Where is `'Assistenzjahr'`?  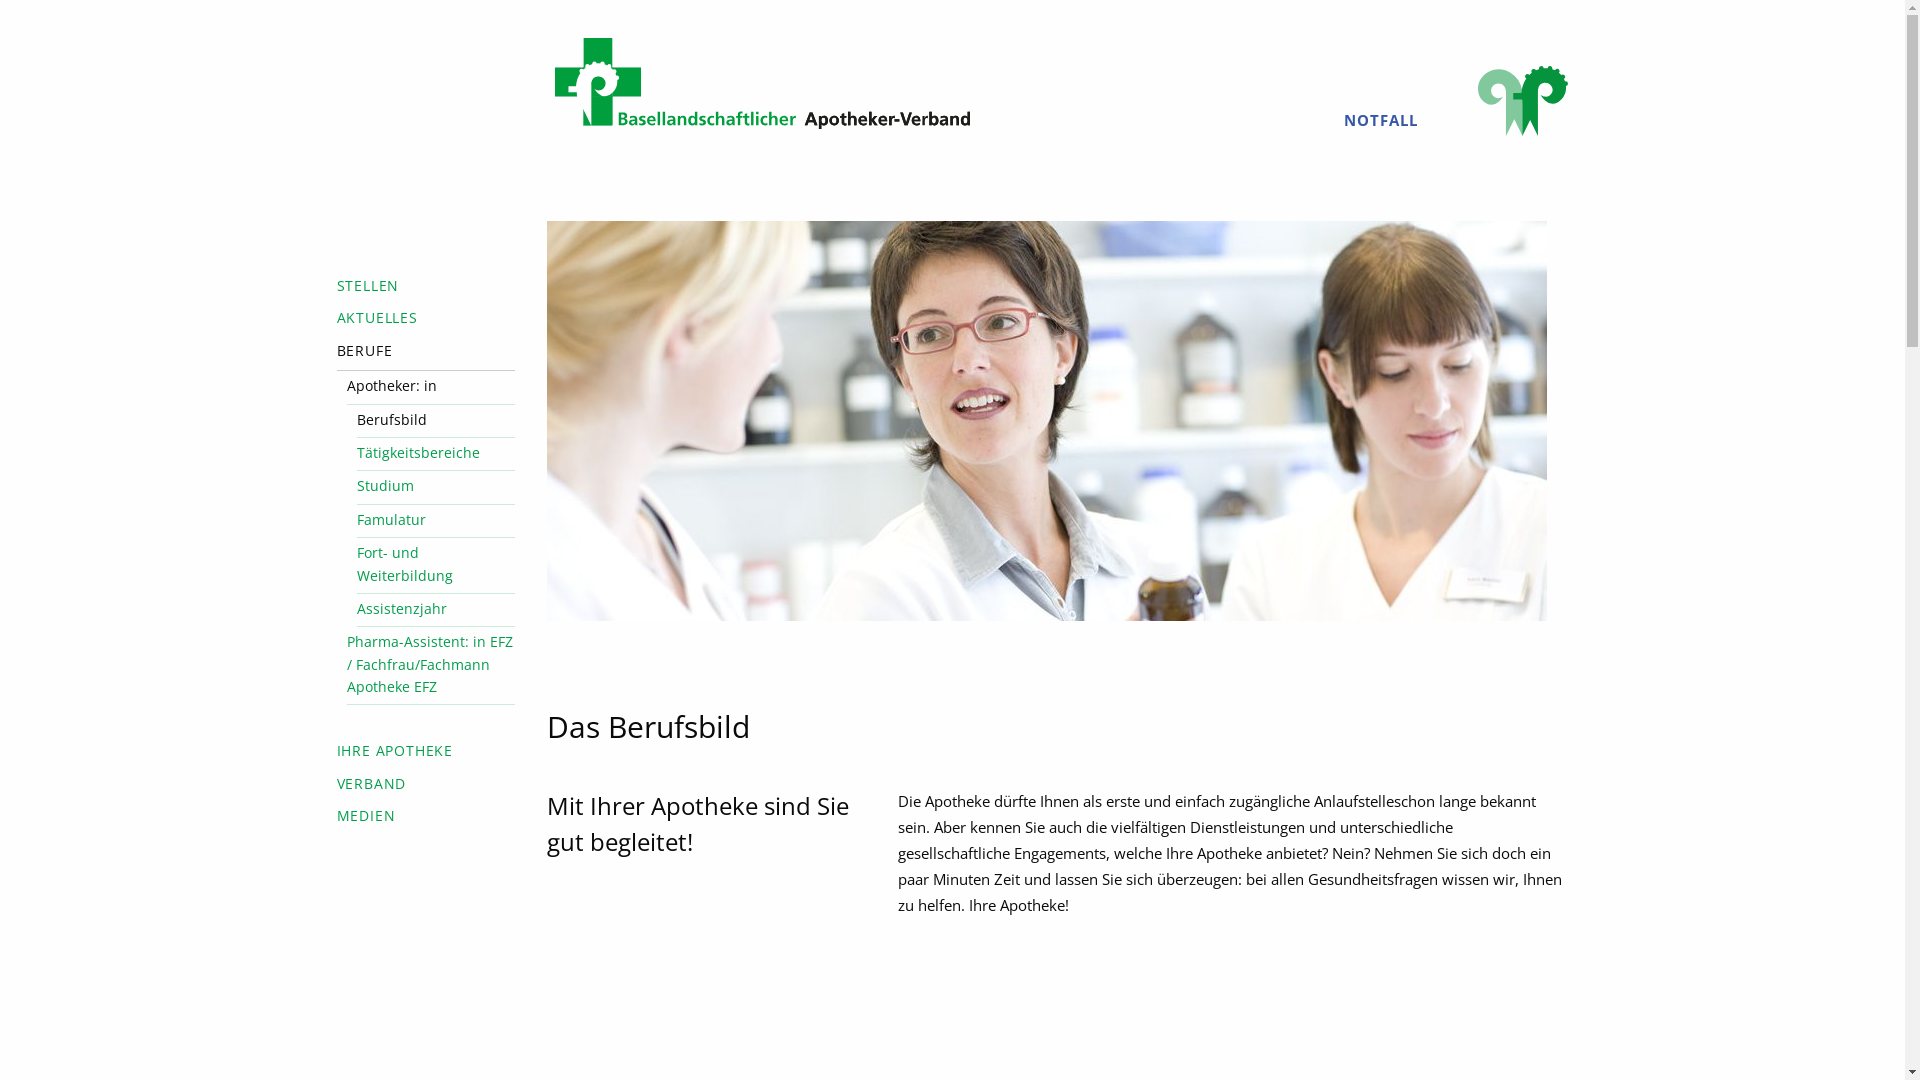 'Assistenzjahr' is located at coordinates (434, 611).